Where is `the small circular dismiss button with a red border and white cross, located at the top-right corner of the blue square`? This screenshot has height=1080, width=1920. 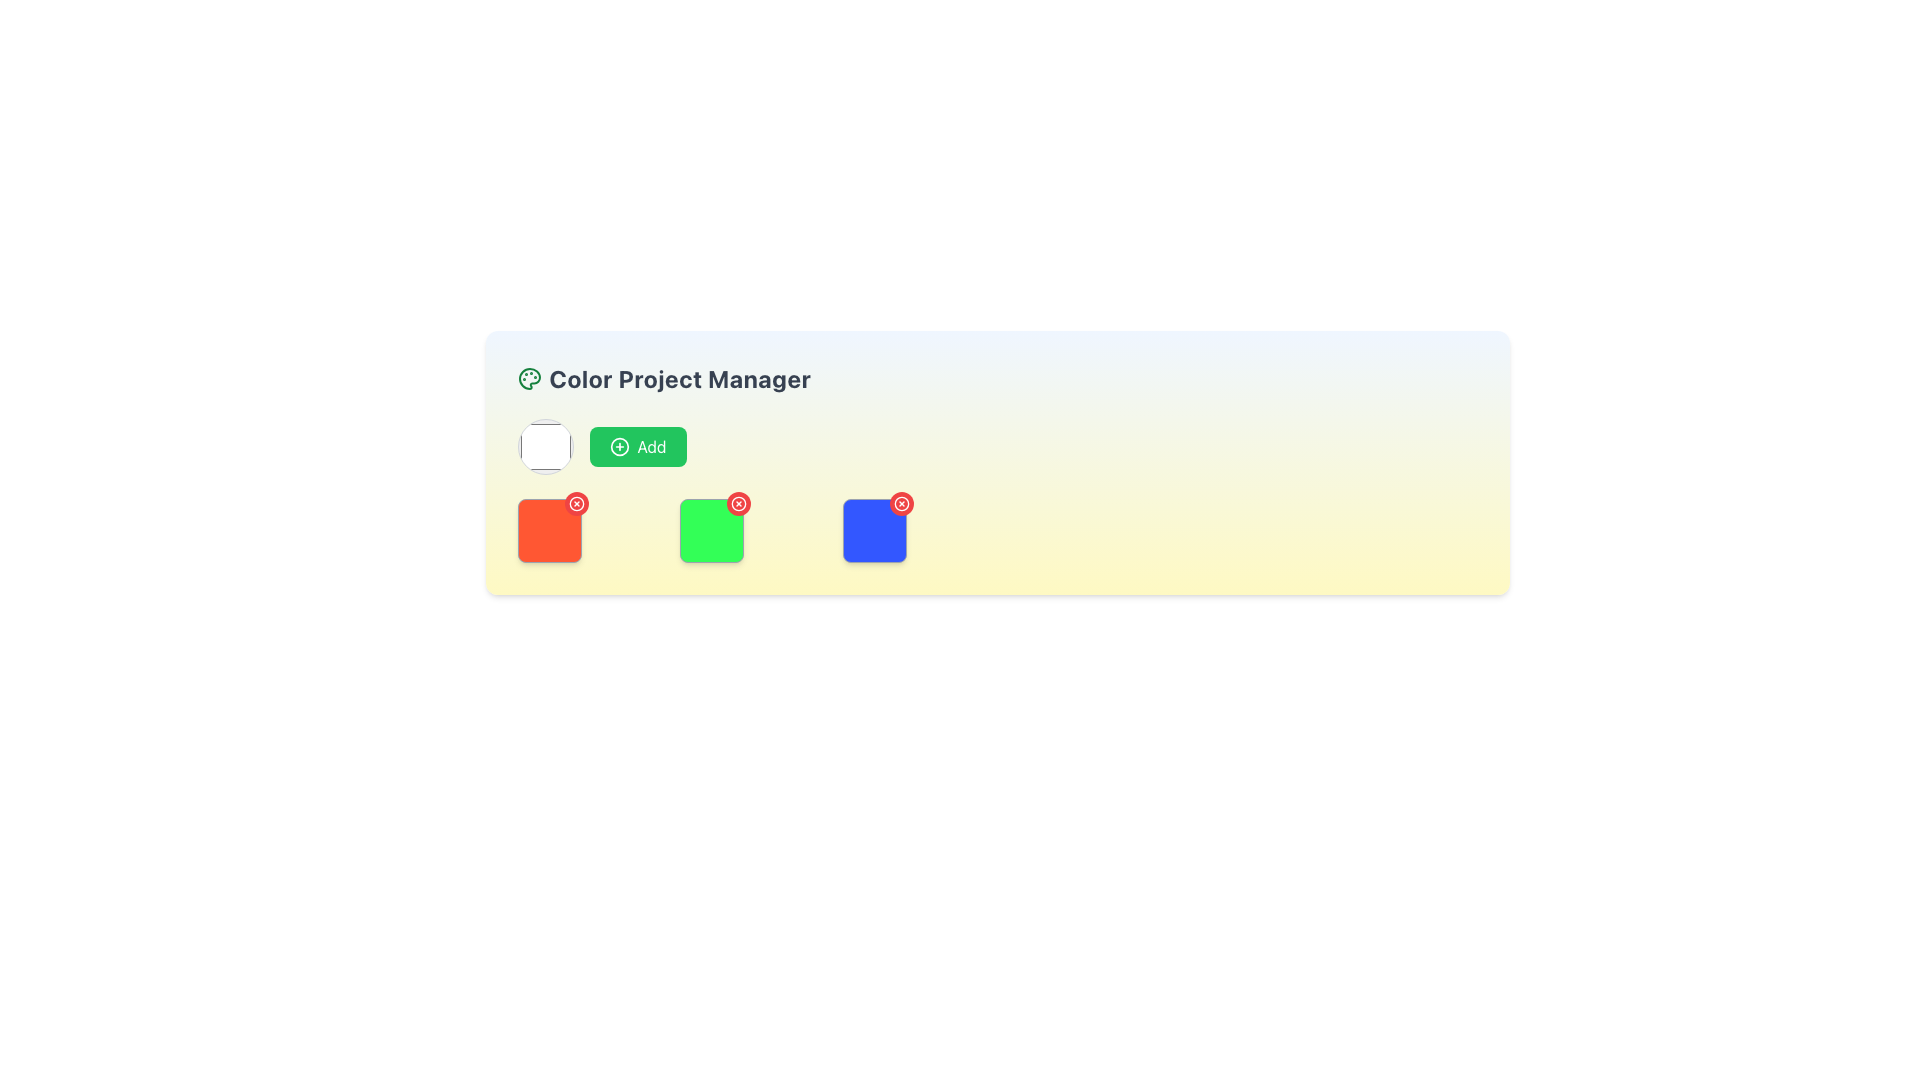 the small circular dismiss button with a red border and white cross, located at the top-right corner of the blue square is located at coordinates (900, 503).